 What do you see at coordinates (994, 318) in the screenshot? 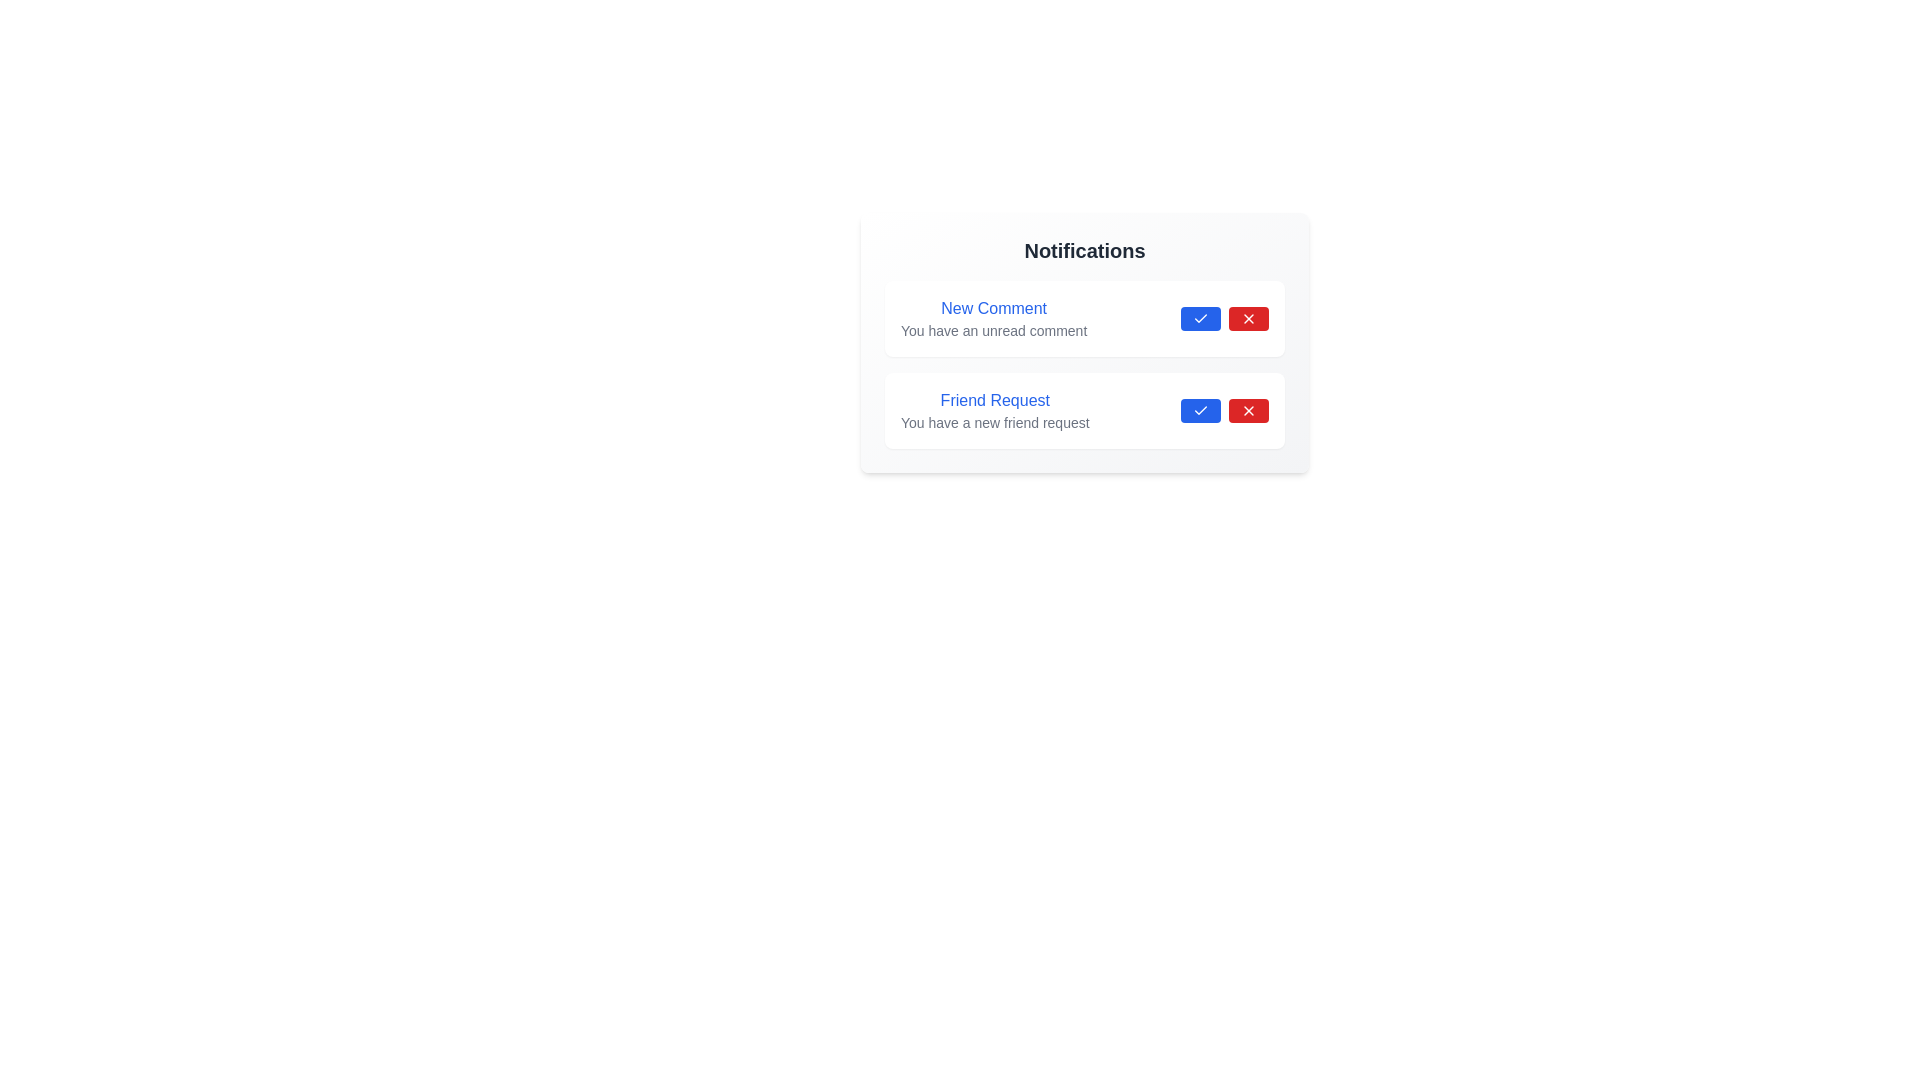
I see `information displayed in the Composite text display that shows 'New Comment' in bold blue font and 'You have an unread comment' in lighter gray font` at bounding box center [994, 318].